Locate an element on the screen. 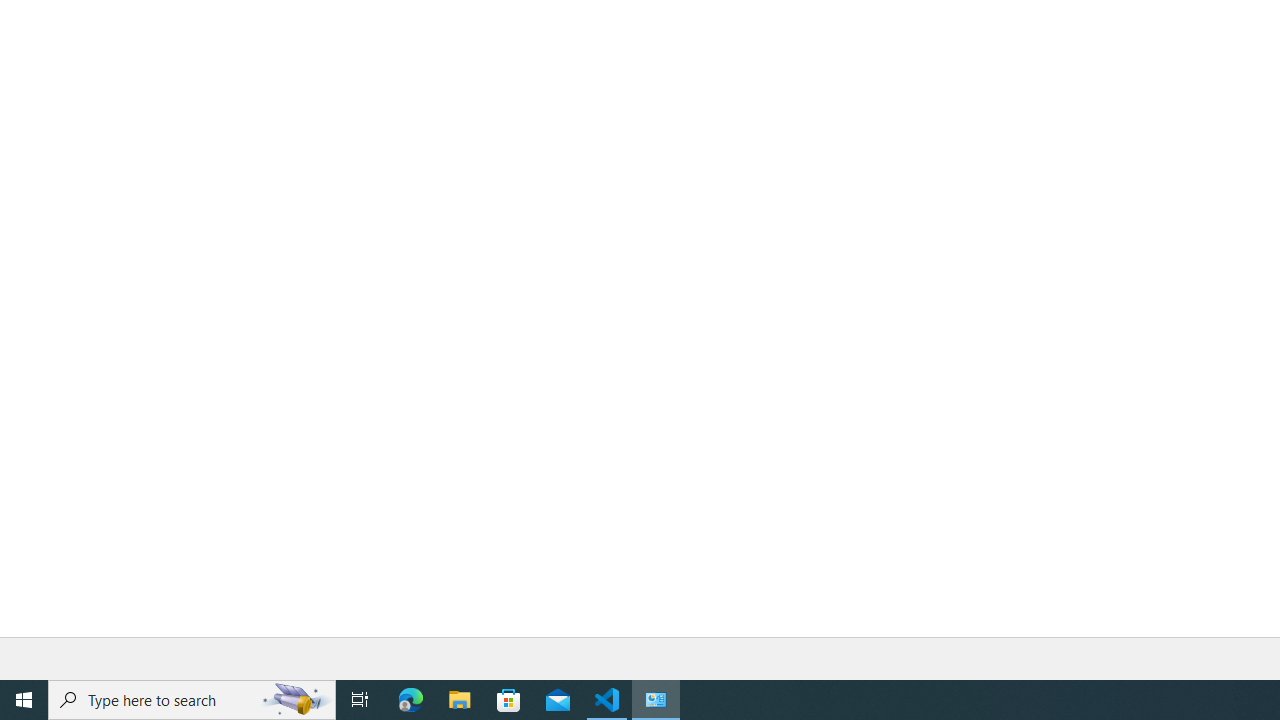  'Start' is located at coordinates (24, 698).